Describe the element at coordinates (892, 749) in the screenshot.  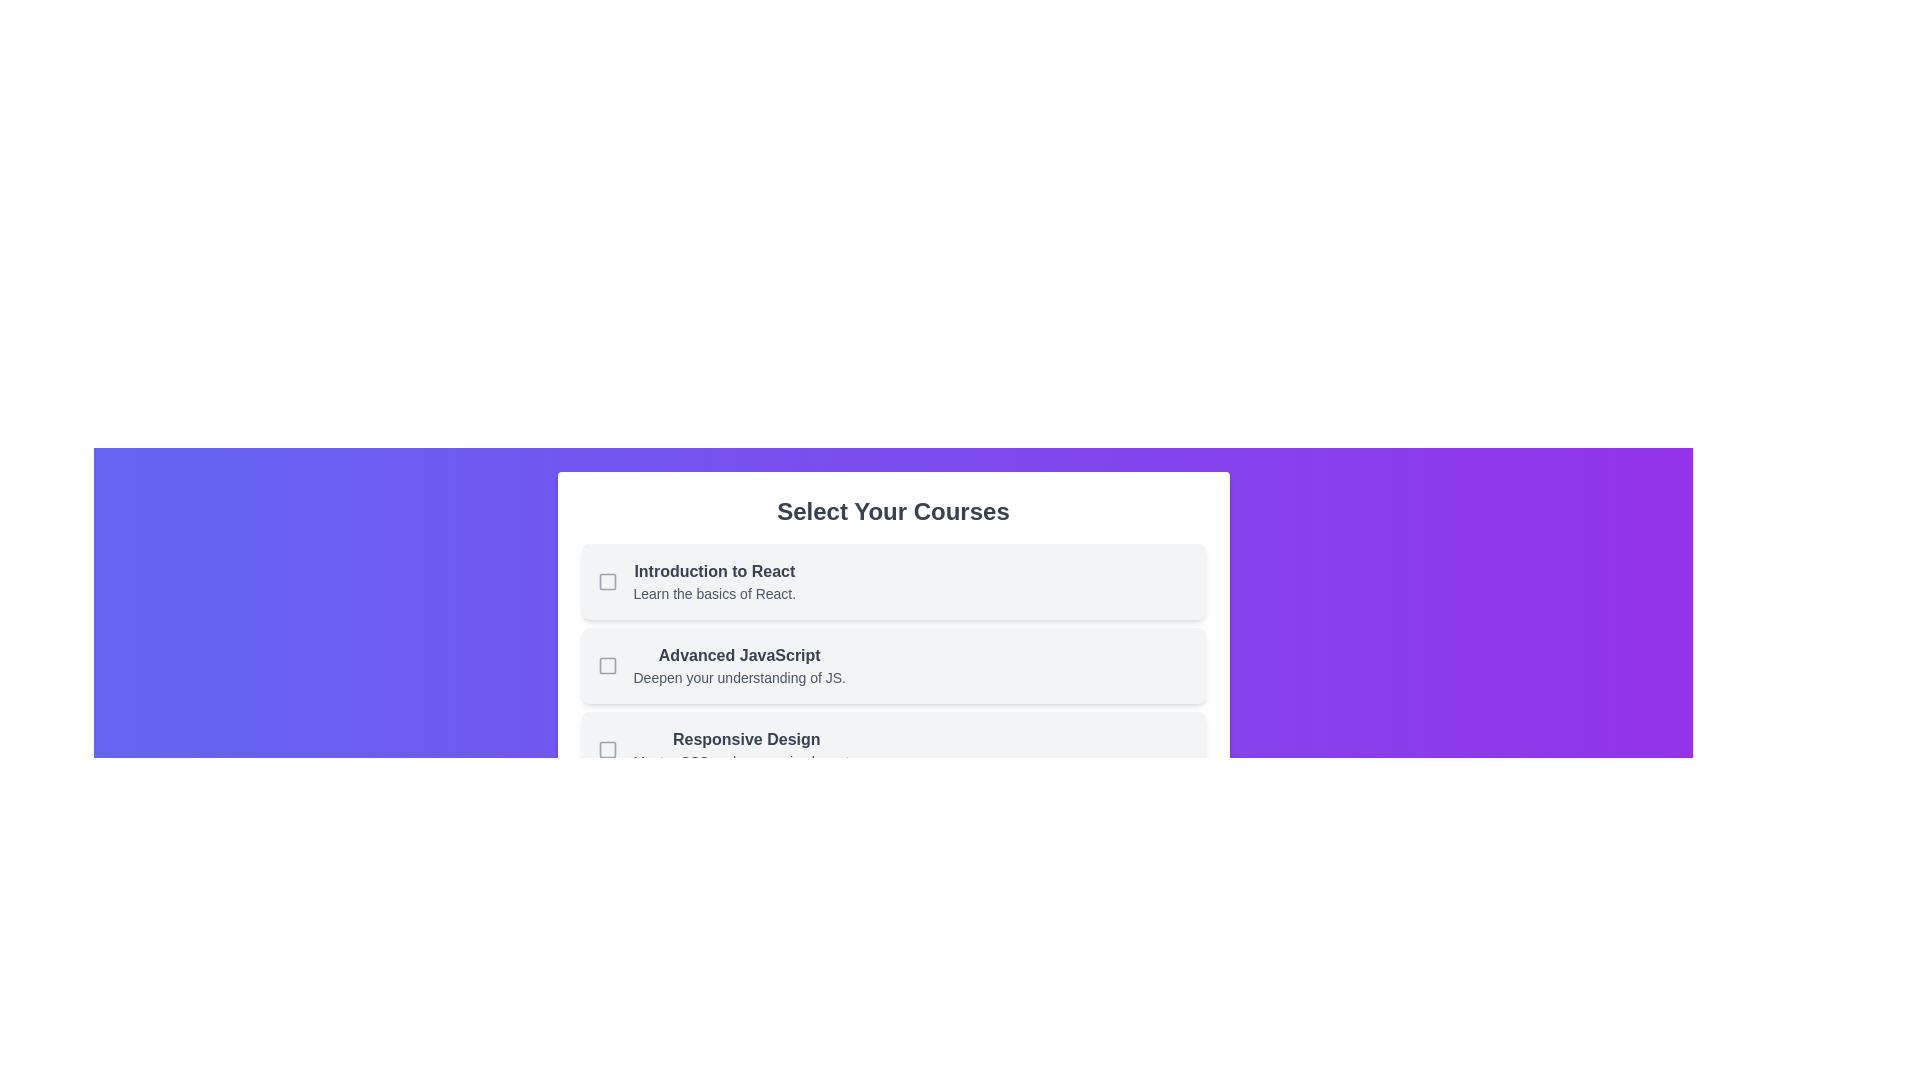
I see `the course item Responsive Design to observe its hover effect` at that location.